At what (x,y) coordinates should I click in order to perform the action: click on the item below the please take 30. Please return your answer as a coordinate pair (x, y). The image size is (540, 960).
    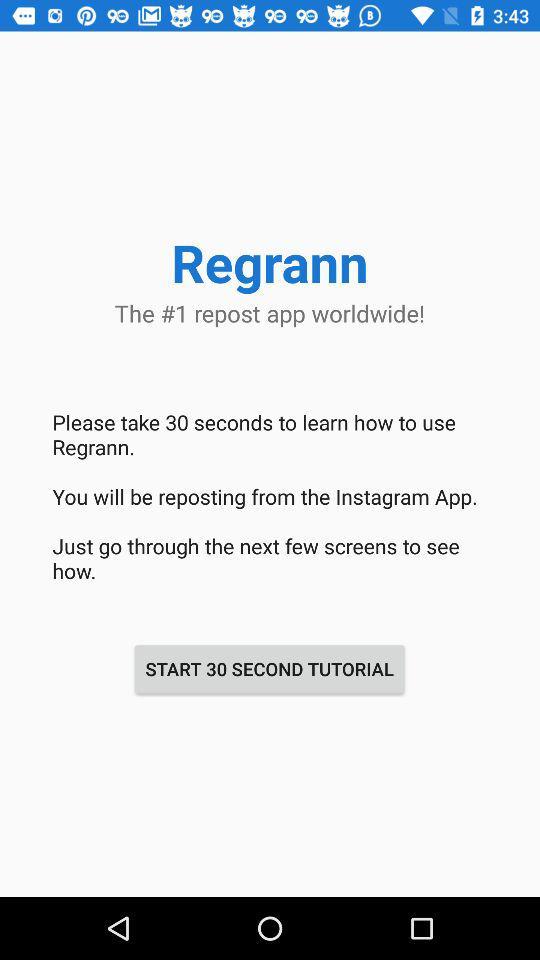
    Looking at the image, I should click on (269, 669).